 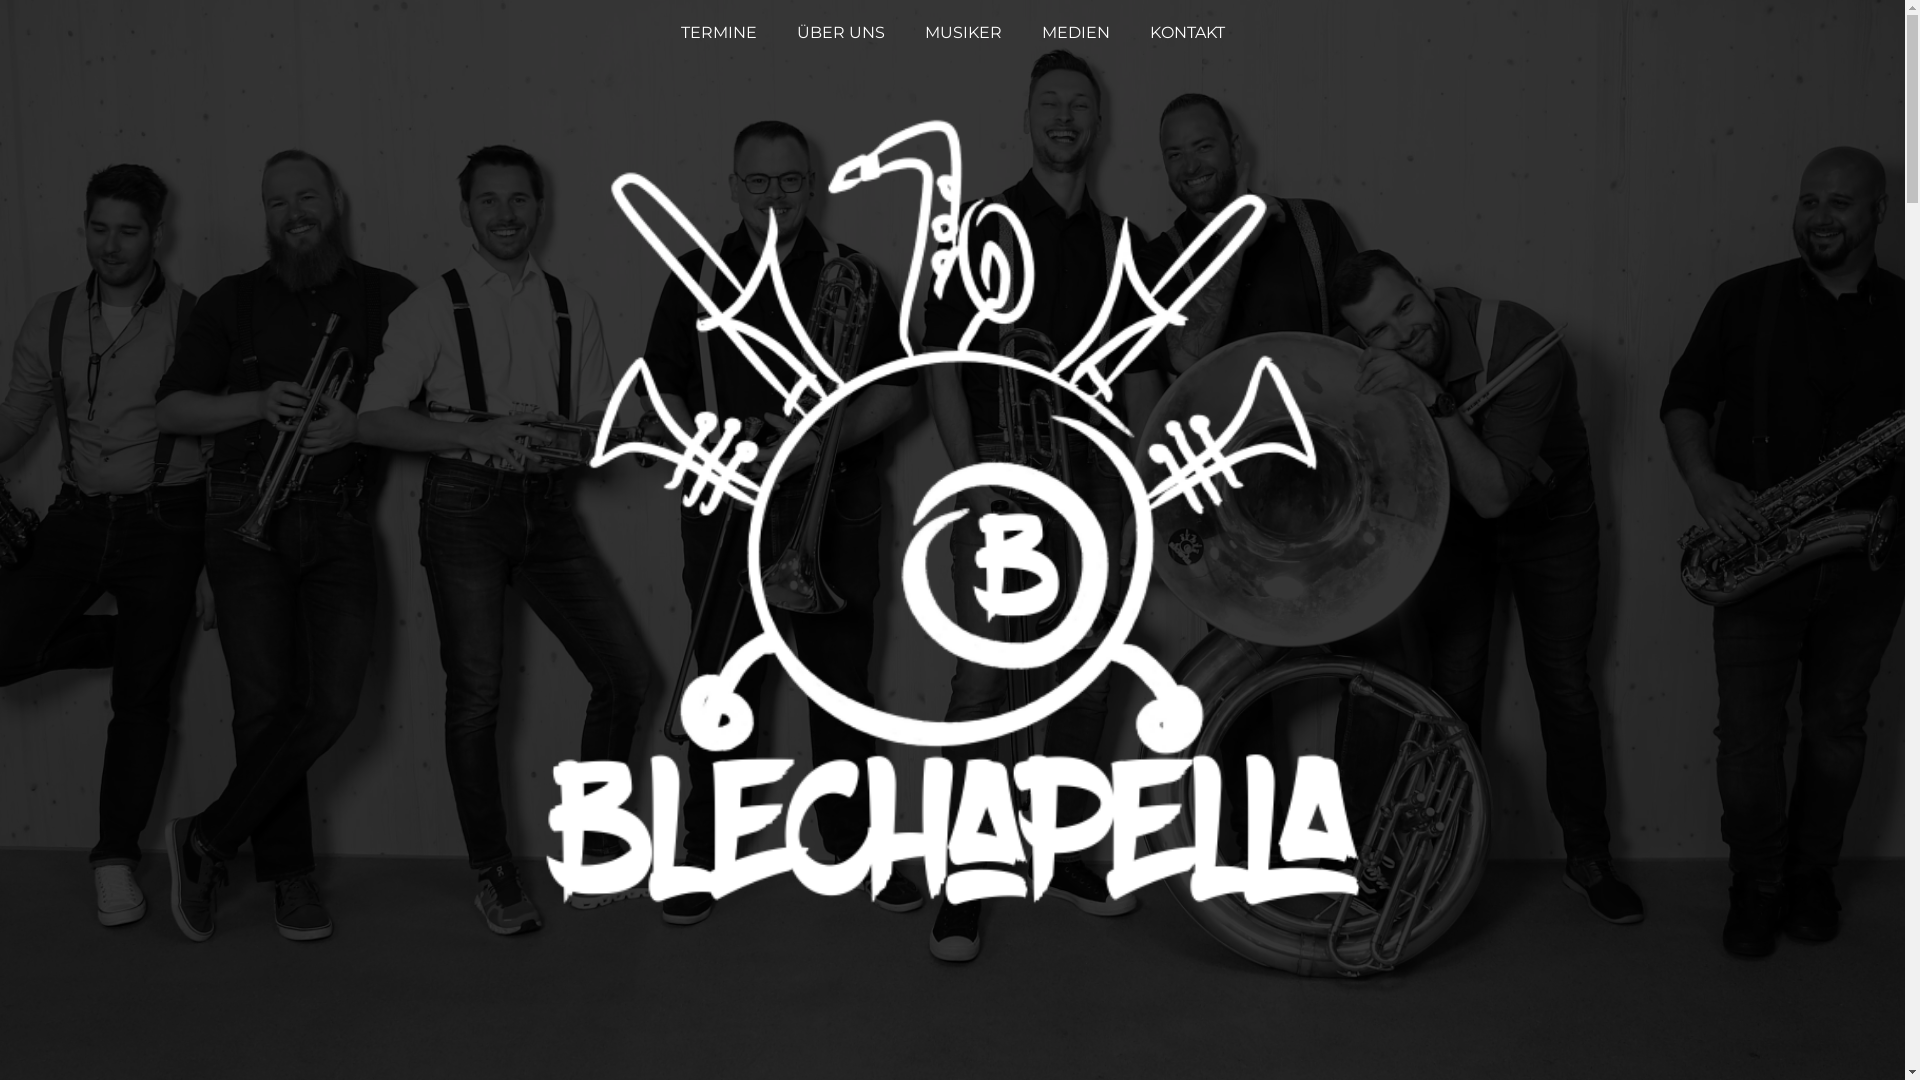 I want to click on 'MEDIEN', so click(x=1074, y=33).